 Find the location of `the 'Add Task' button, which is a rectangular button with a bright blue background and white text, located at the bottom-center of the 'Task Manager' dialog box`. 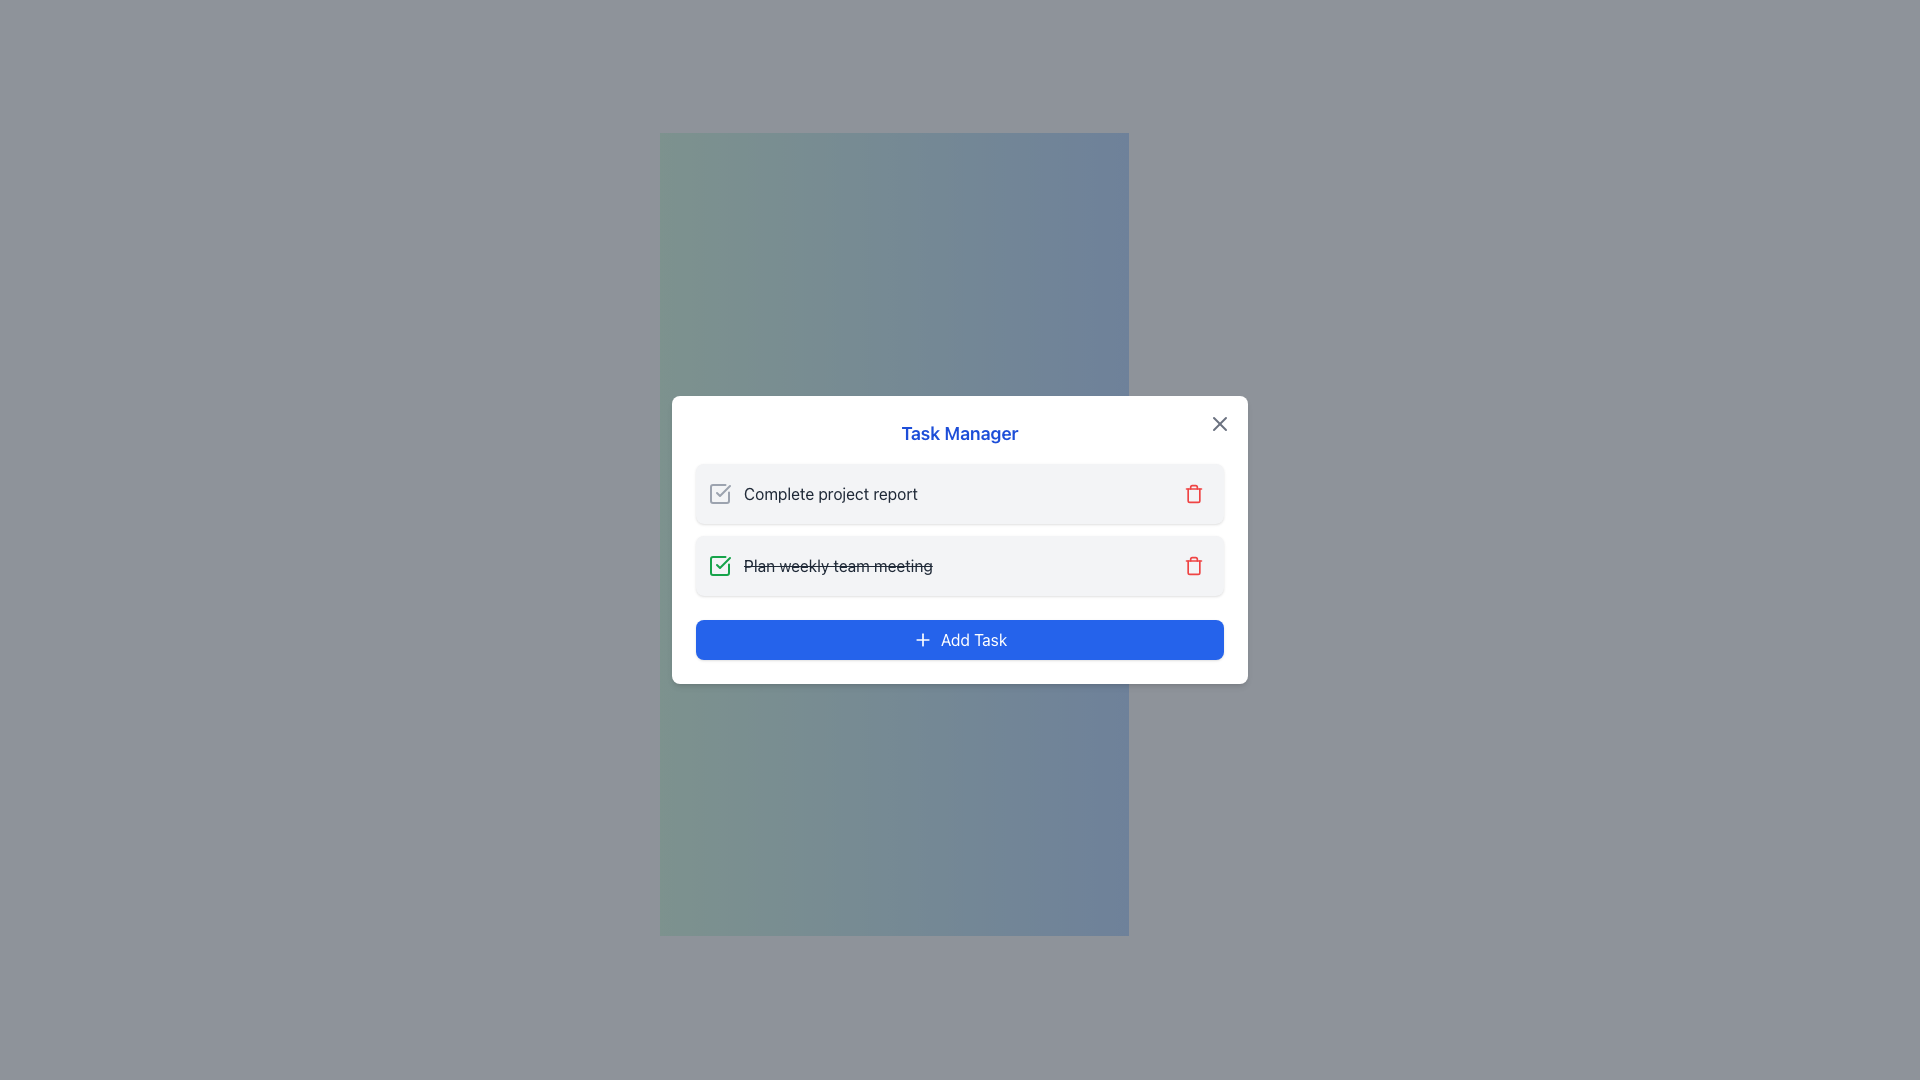

the 'Add Task' button, which is a rectangular button with a bright blue background and white text, located at the bottom-center of the 'Task Manager' dialog box is located at coordinates (960, 640).